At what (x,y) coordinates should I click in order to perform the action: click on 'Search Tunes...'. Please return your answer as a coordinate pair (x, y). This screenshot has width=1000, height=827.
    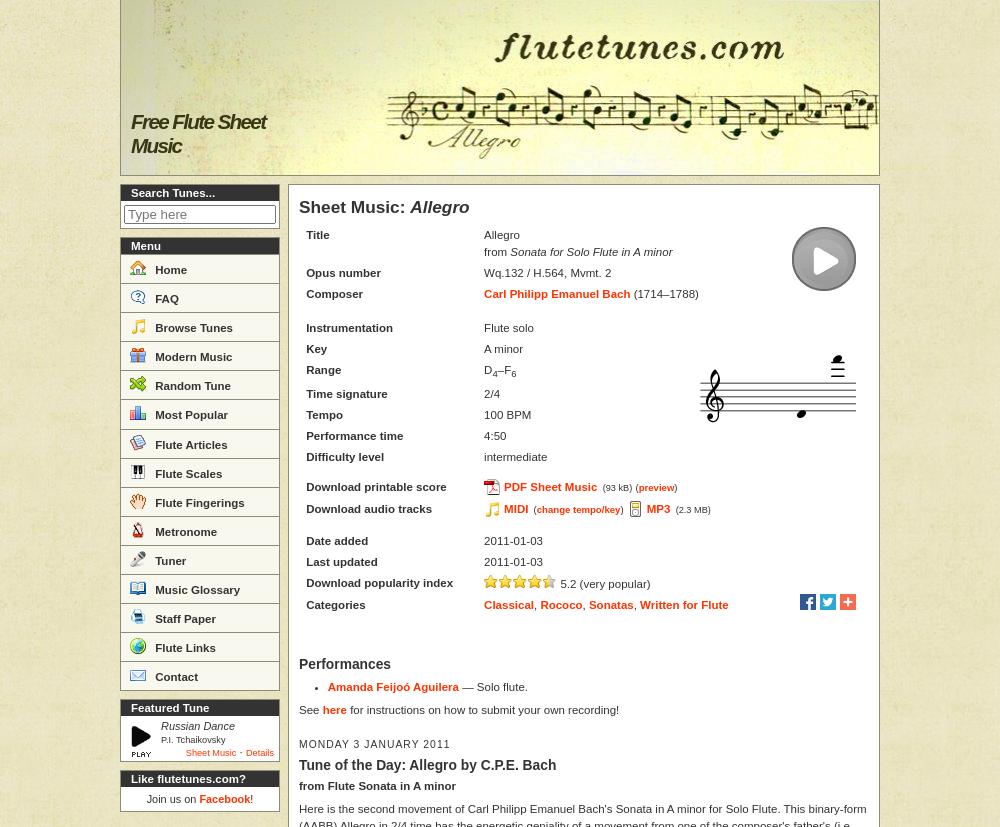
    Looking at the image, I should click on (173, 193).